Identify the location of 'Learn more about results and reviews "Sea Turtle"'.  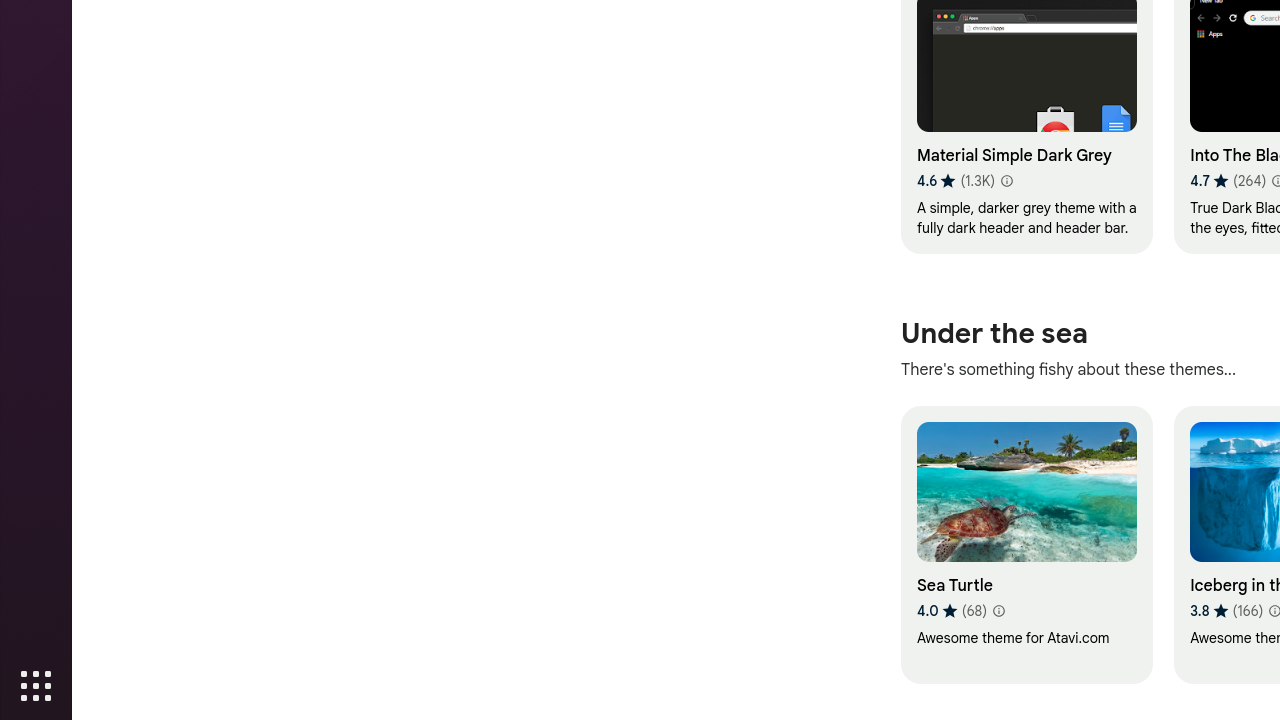
(998, 609).